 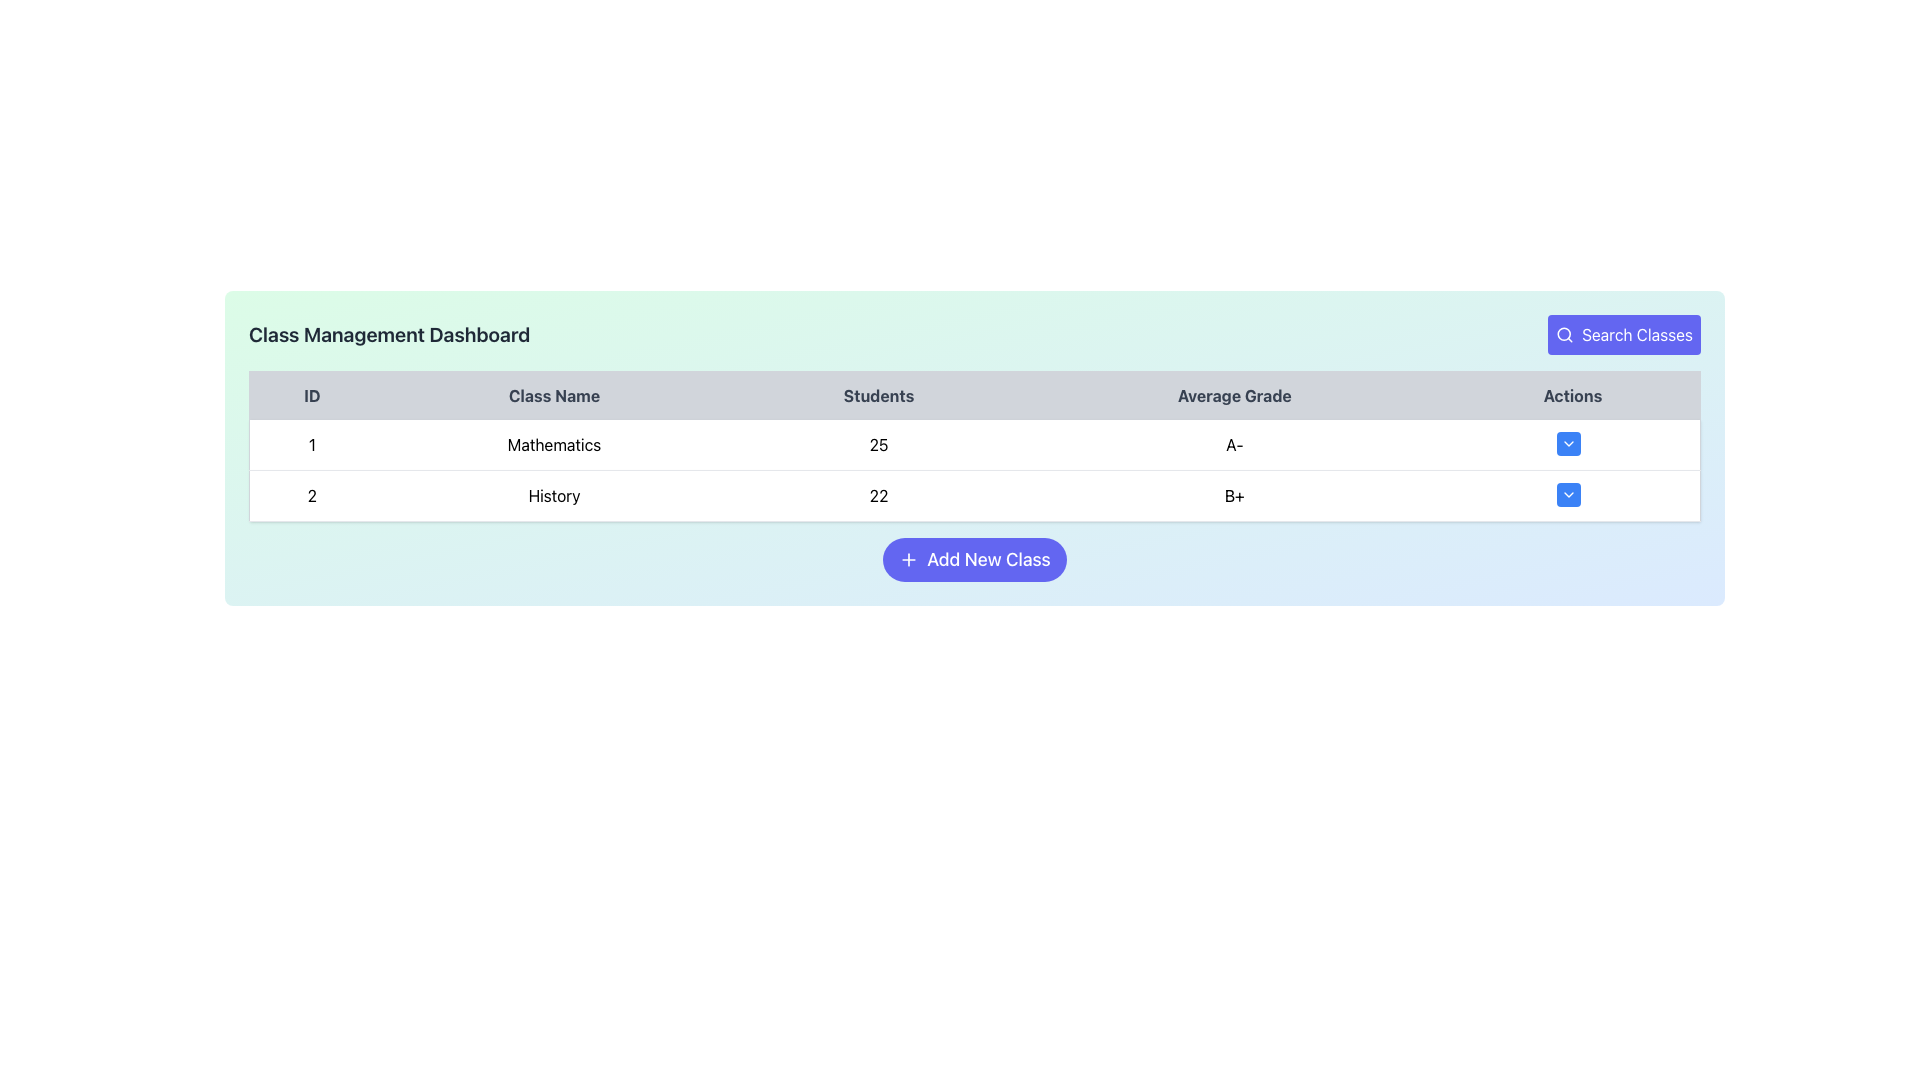 I want to click on the button in the 'Actions' column of the second row corresponding to the 'History' entry, so click(x=1567, y=494).